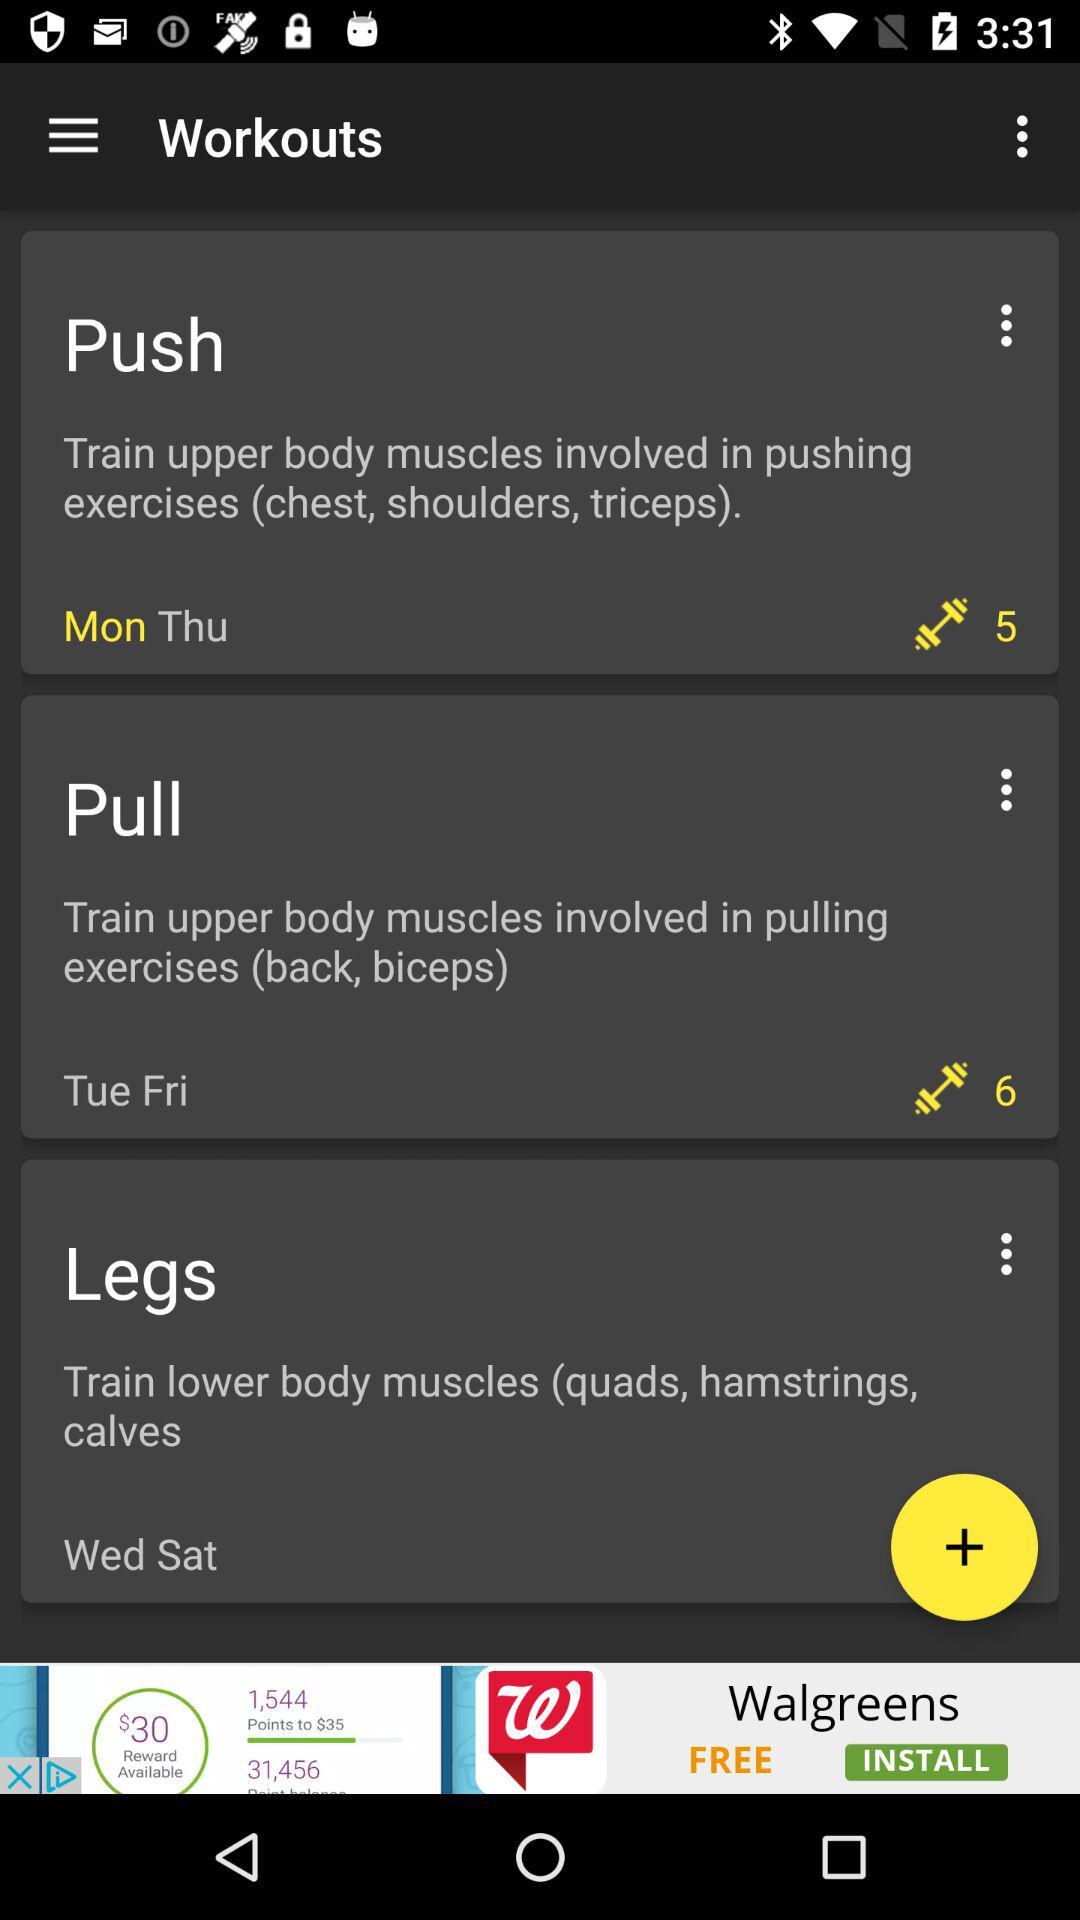 This screenshot has height=1920, width=1080. I want to click on the first customized options icon which is right side of the workouts, so click(1027, 136).